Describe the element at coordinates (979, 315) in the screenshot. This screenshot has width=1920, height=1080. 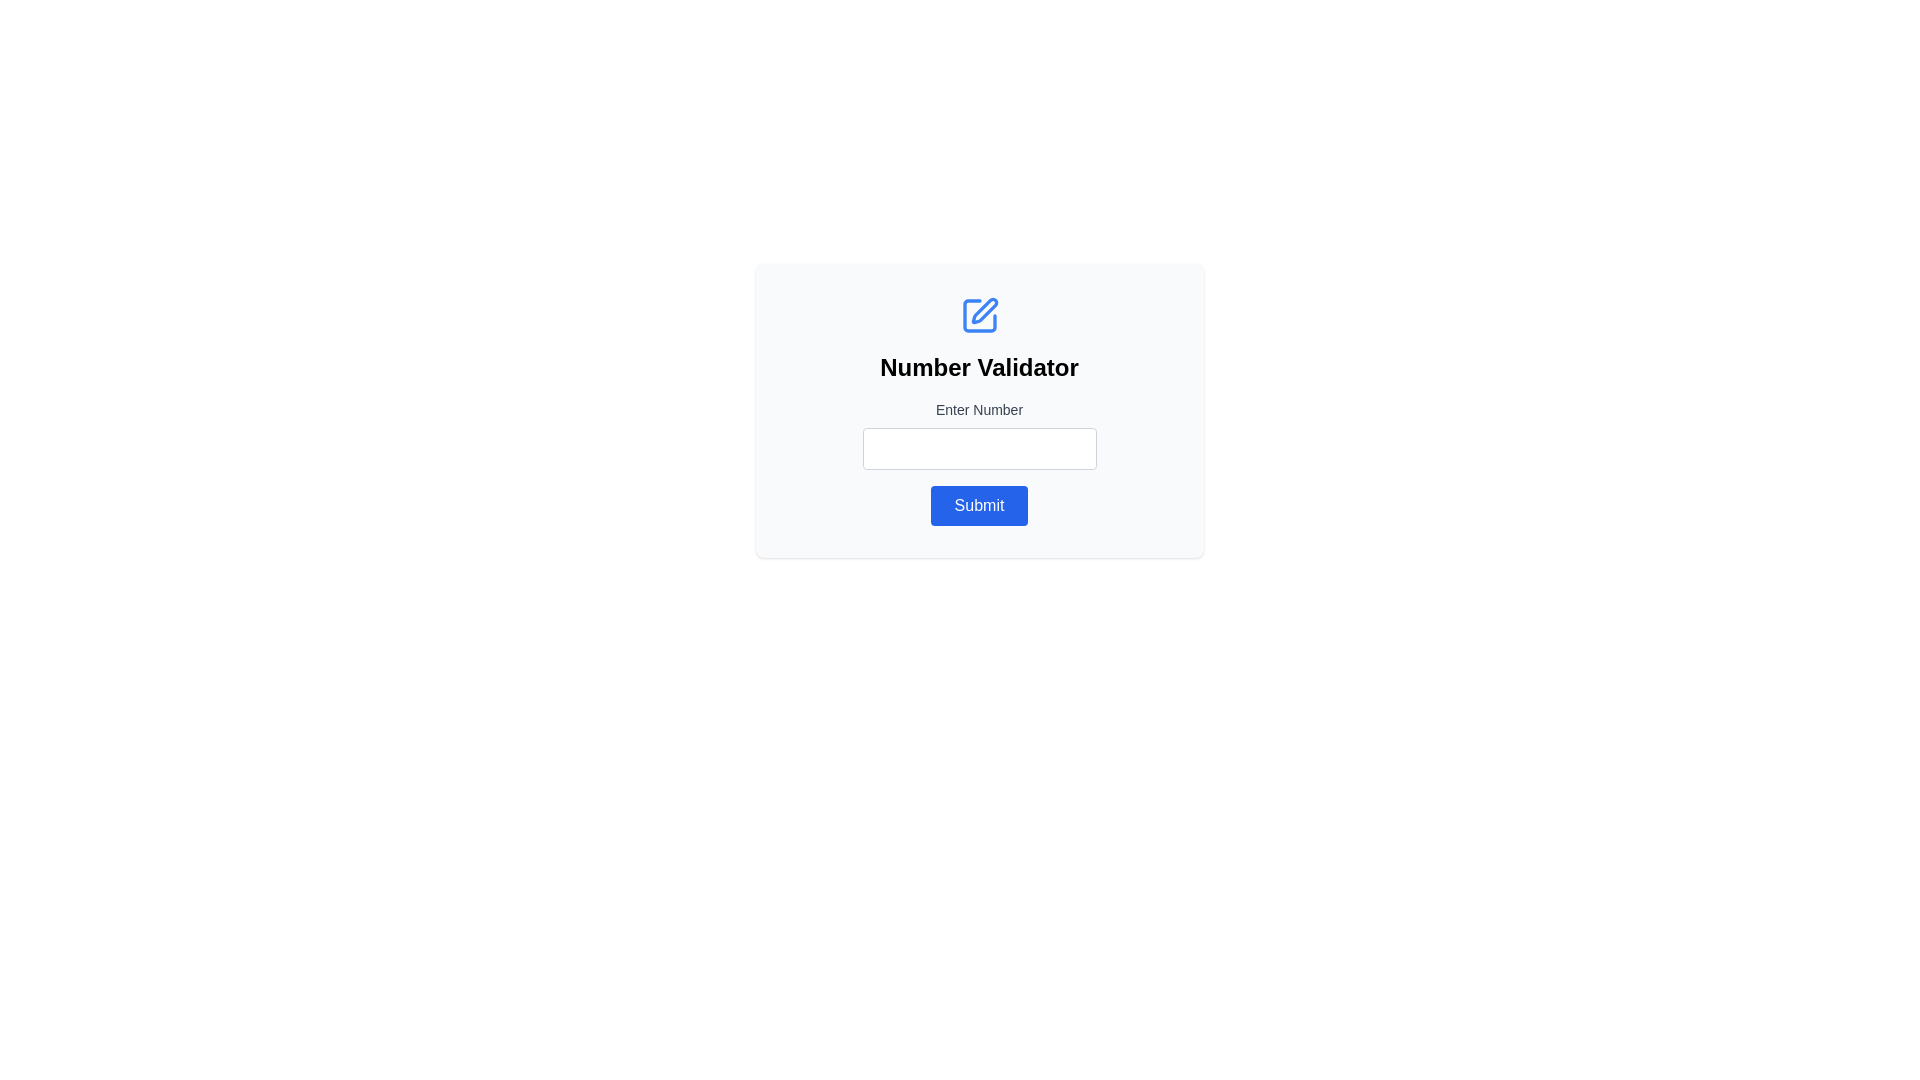
I see `the decorative or functional icon related to editing or creating actions located at the top middle of the panel titled 'Number Validator'` at that location.